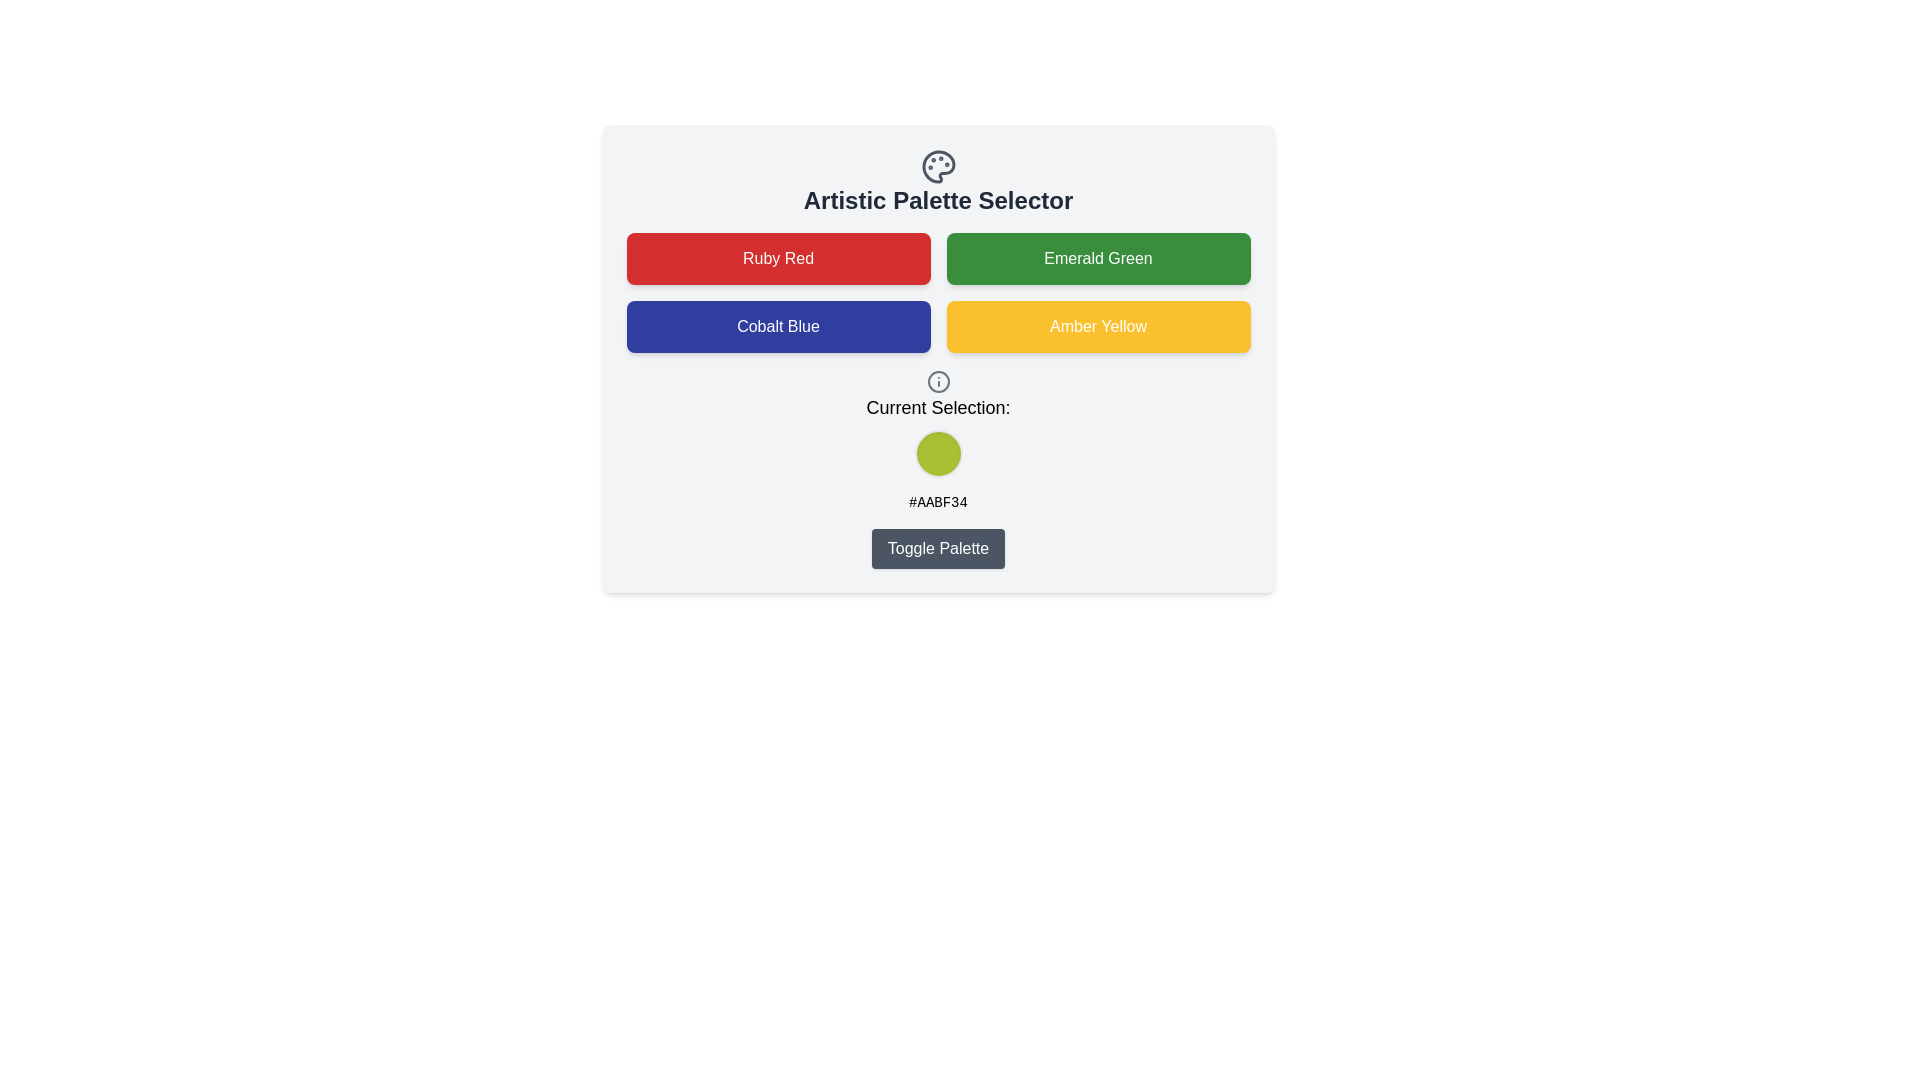 This screenshot has height=1080, width=1920. What do you see at coordinates (937, 165) in the screenshot?
I see `the central segment of the artistic palette icon, which is located above the 'Artistic Palette Selector' heading` at bounding box center [937, 165].